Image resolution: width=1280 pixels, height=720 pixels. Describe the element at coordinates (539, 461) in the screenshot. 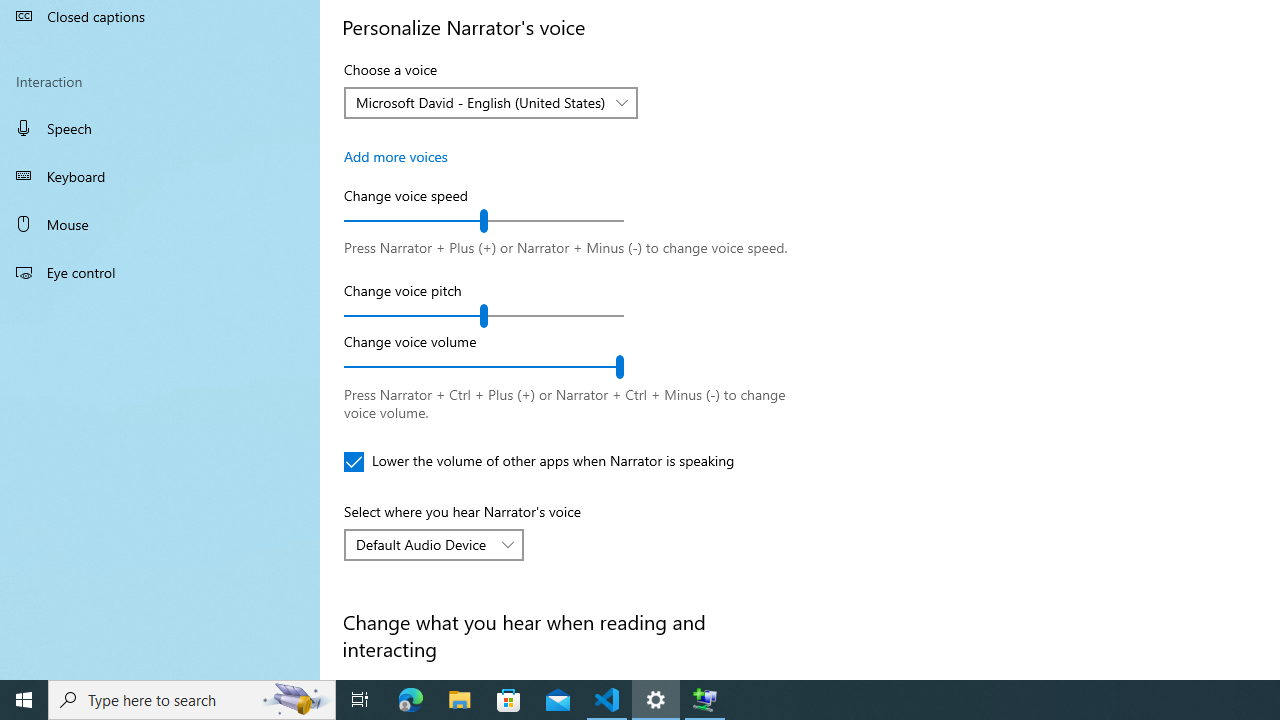

I see `'Lower the volume of other apps when Narrator is speaking'` at that location.